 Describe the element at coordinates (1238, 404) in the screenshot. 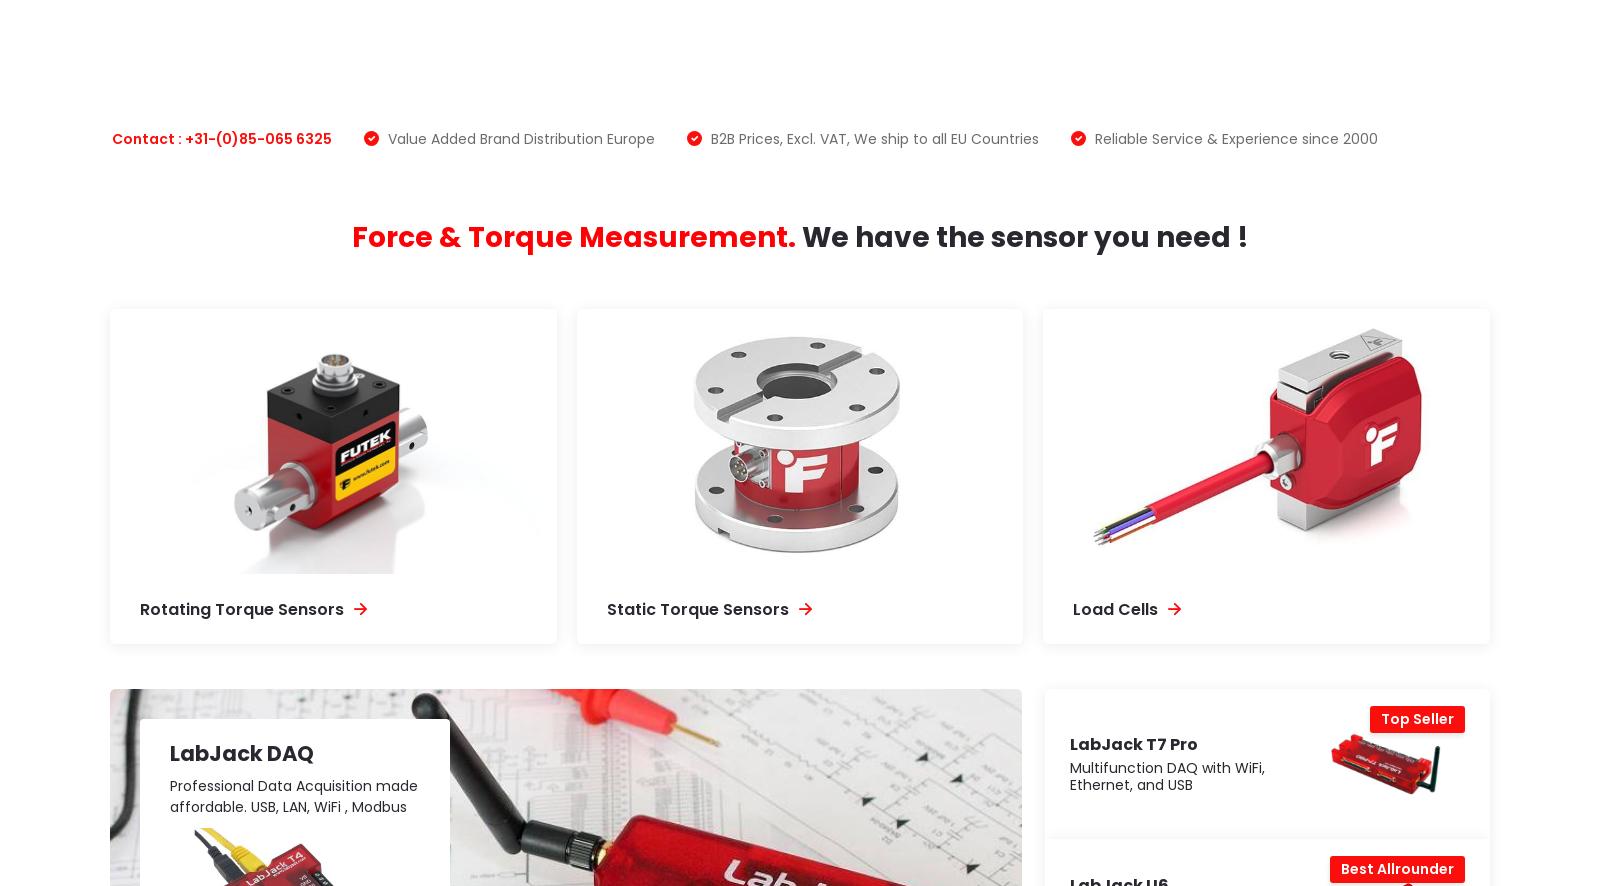

I see `'Nog geen account?'` at that location.